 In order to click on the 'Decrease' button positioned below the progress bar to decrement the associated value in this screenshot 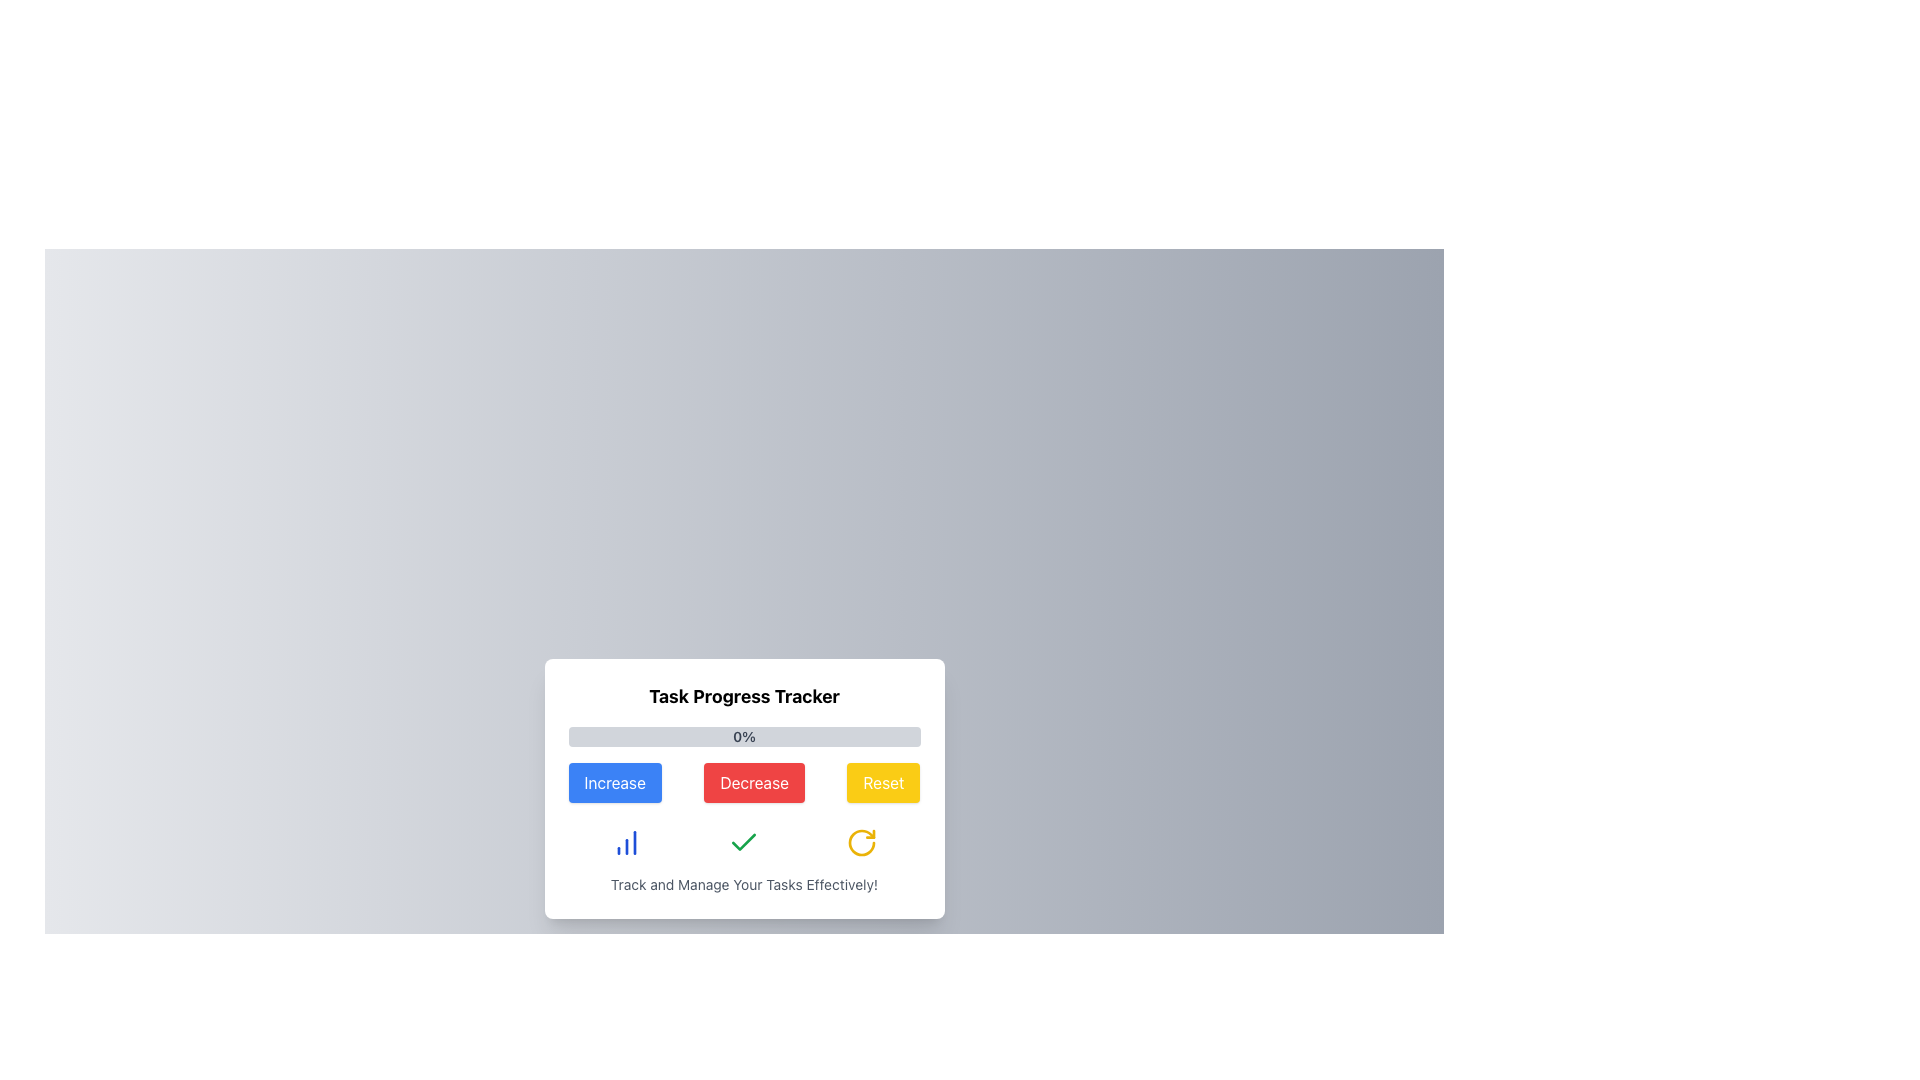, I will do `click(743, 788)`.